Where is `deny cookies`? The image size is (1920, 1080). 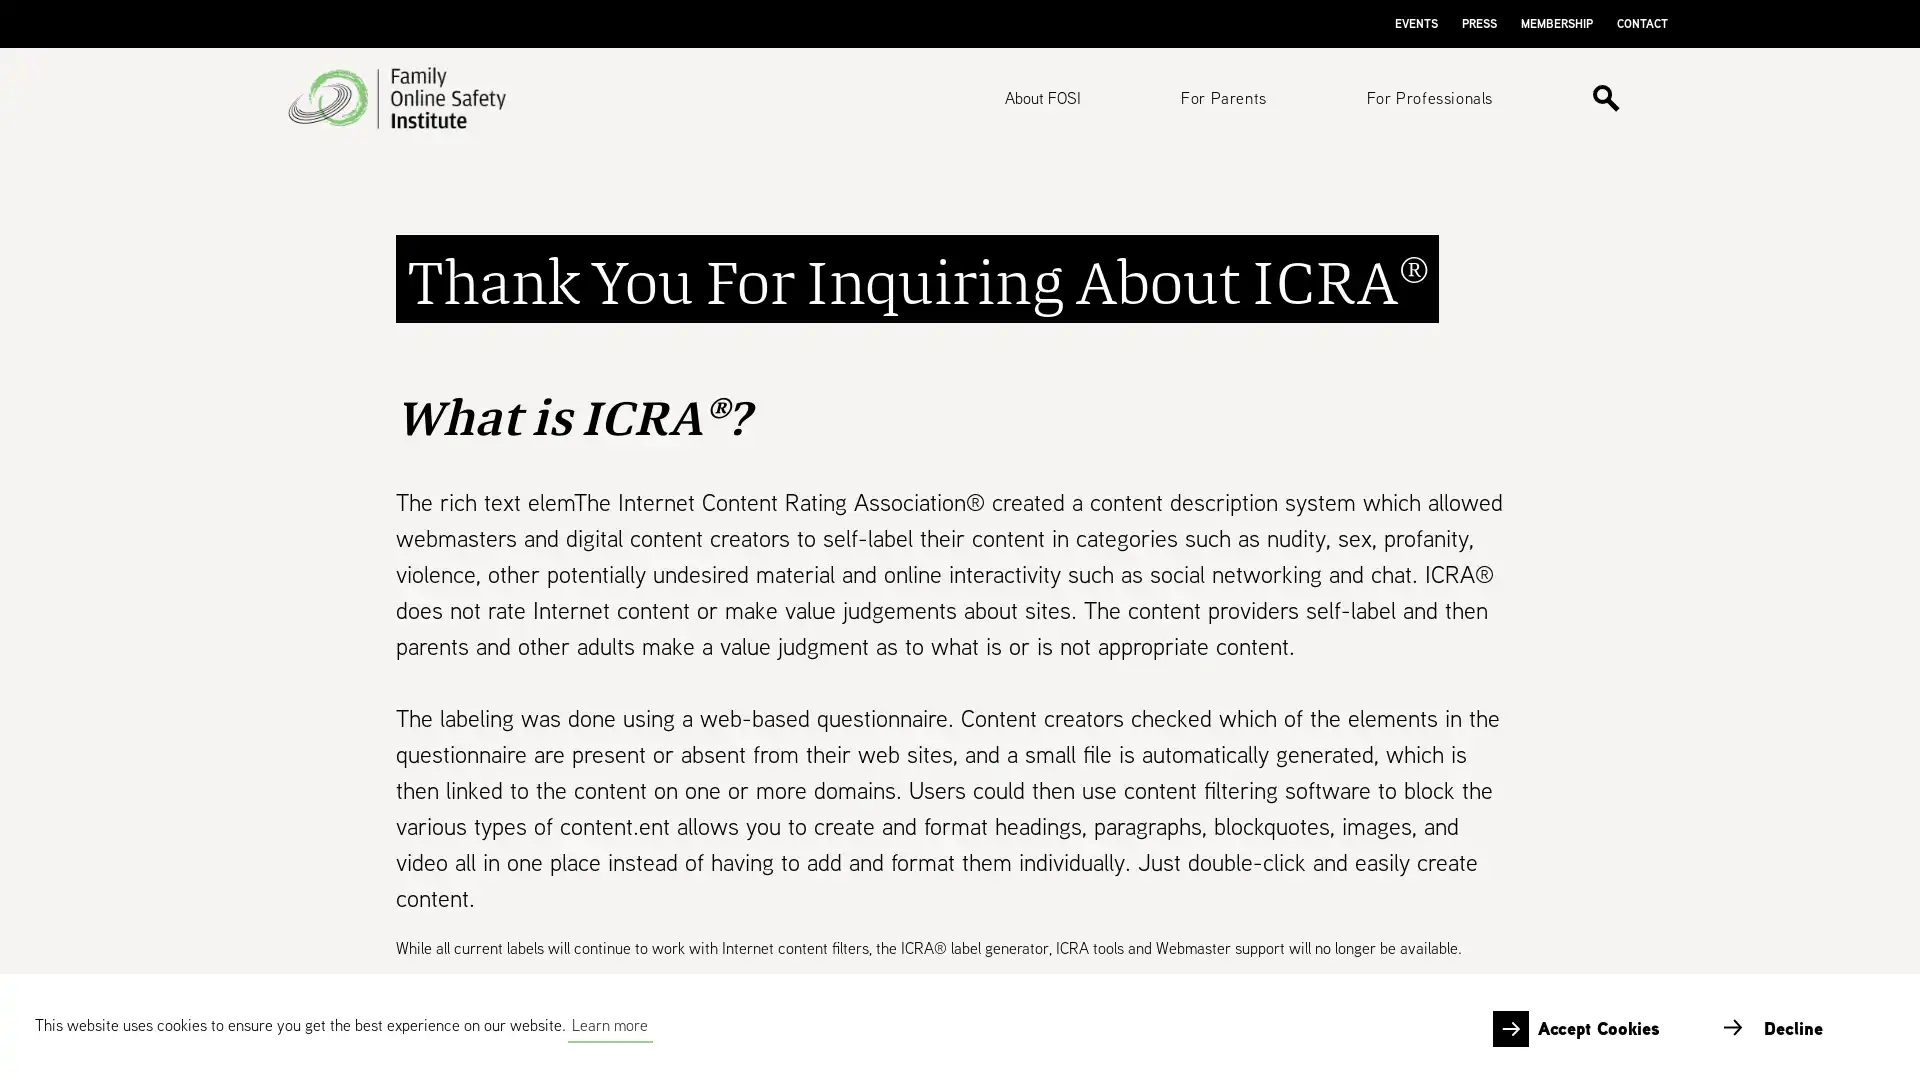
deny cookies is located at coordinates (1773, 1026).